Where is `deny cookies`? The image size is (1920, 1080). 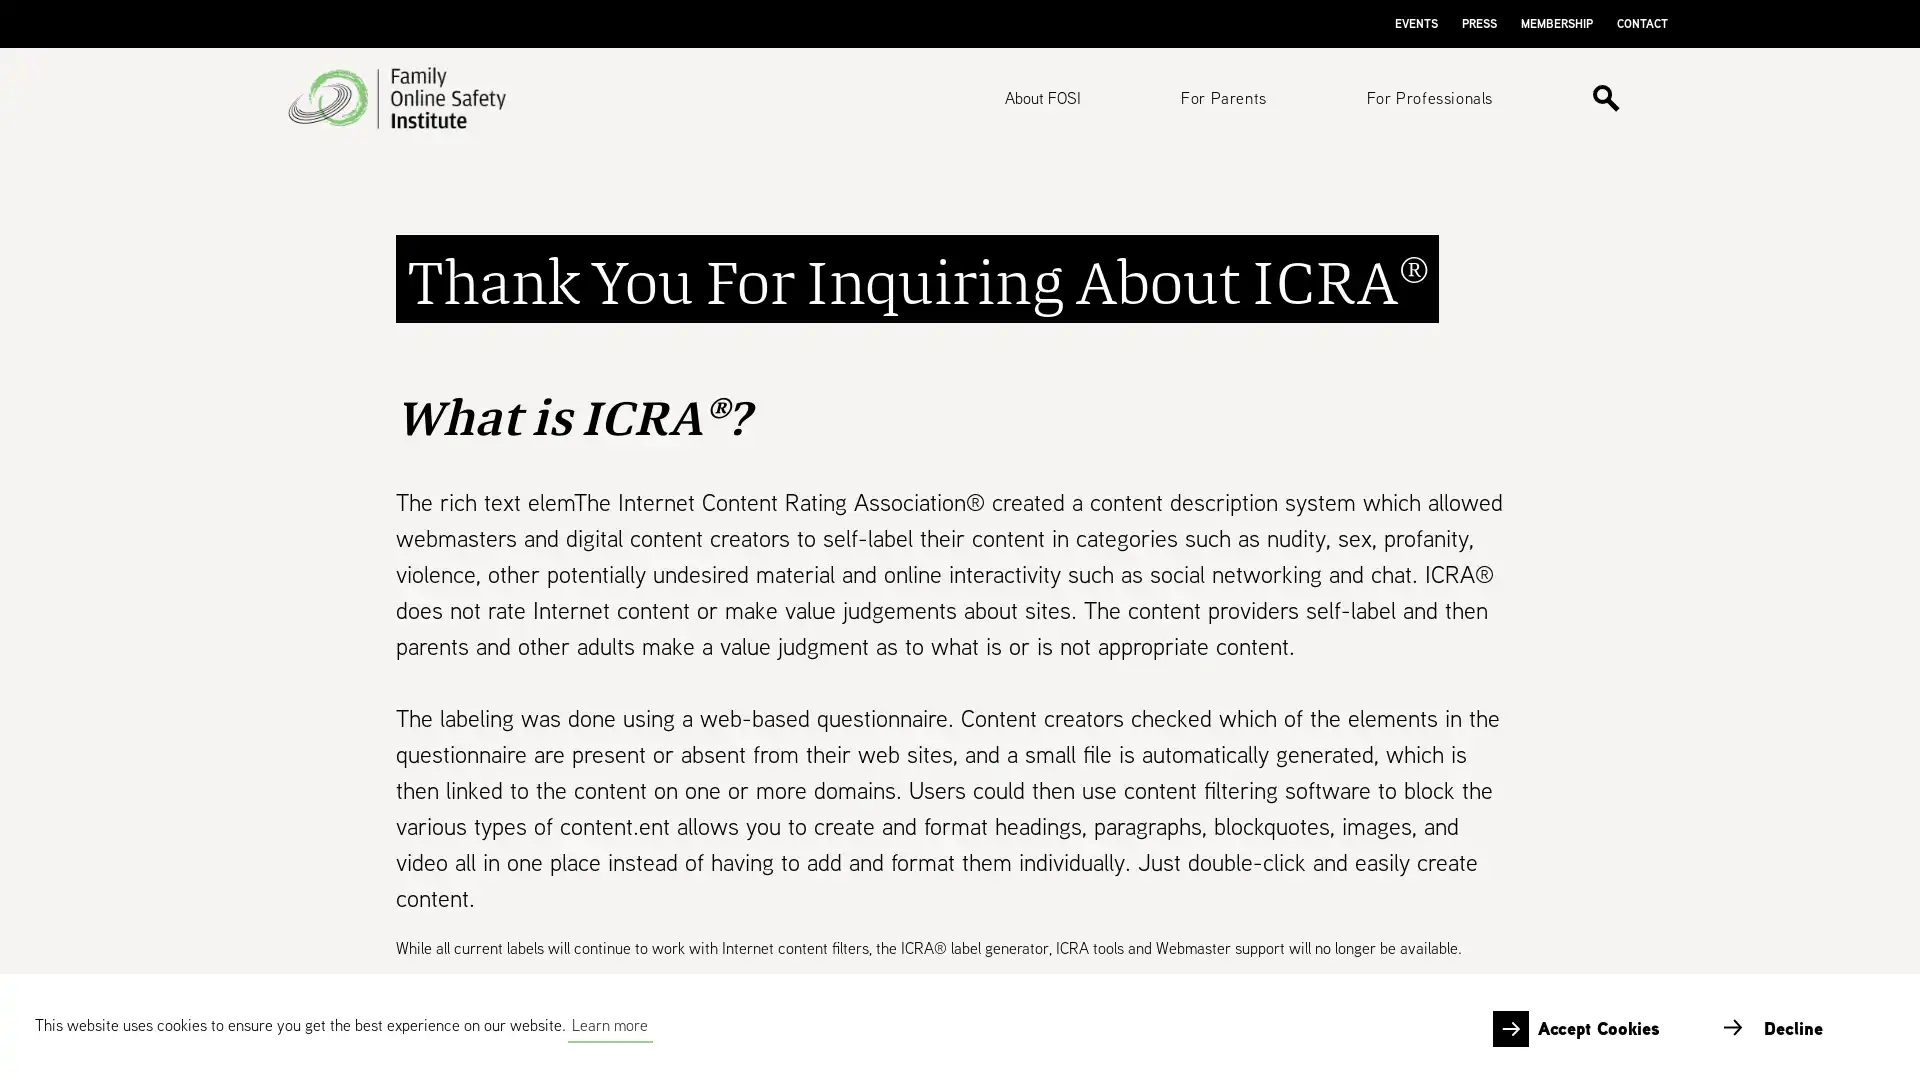
deny cookies is located at coordinates (1773, 1026).